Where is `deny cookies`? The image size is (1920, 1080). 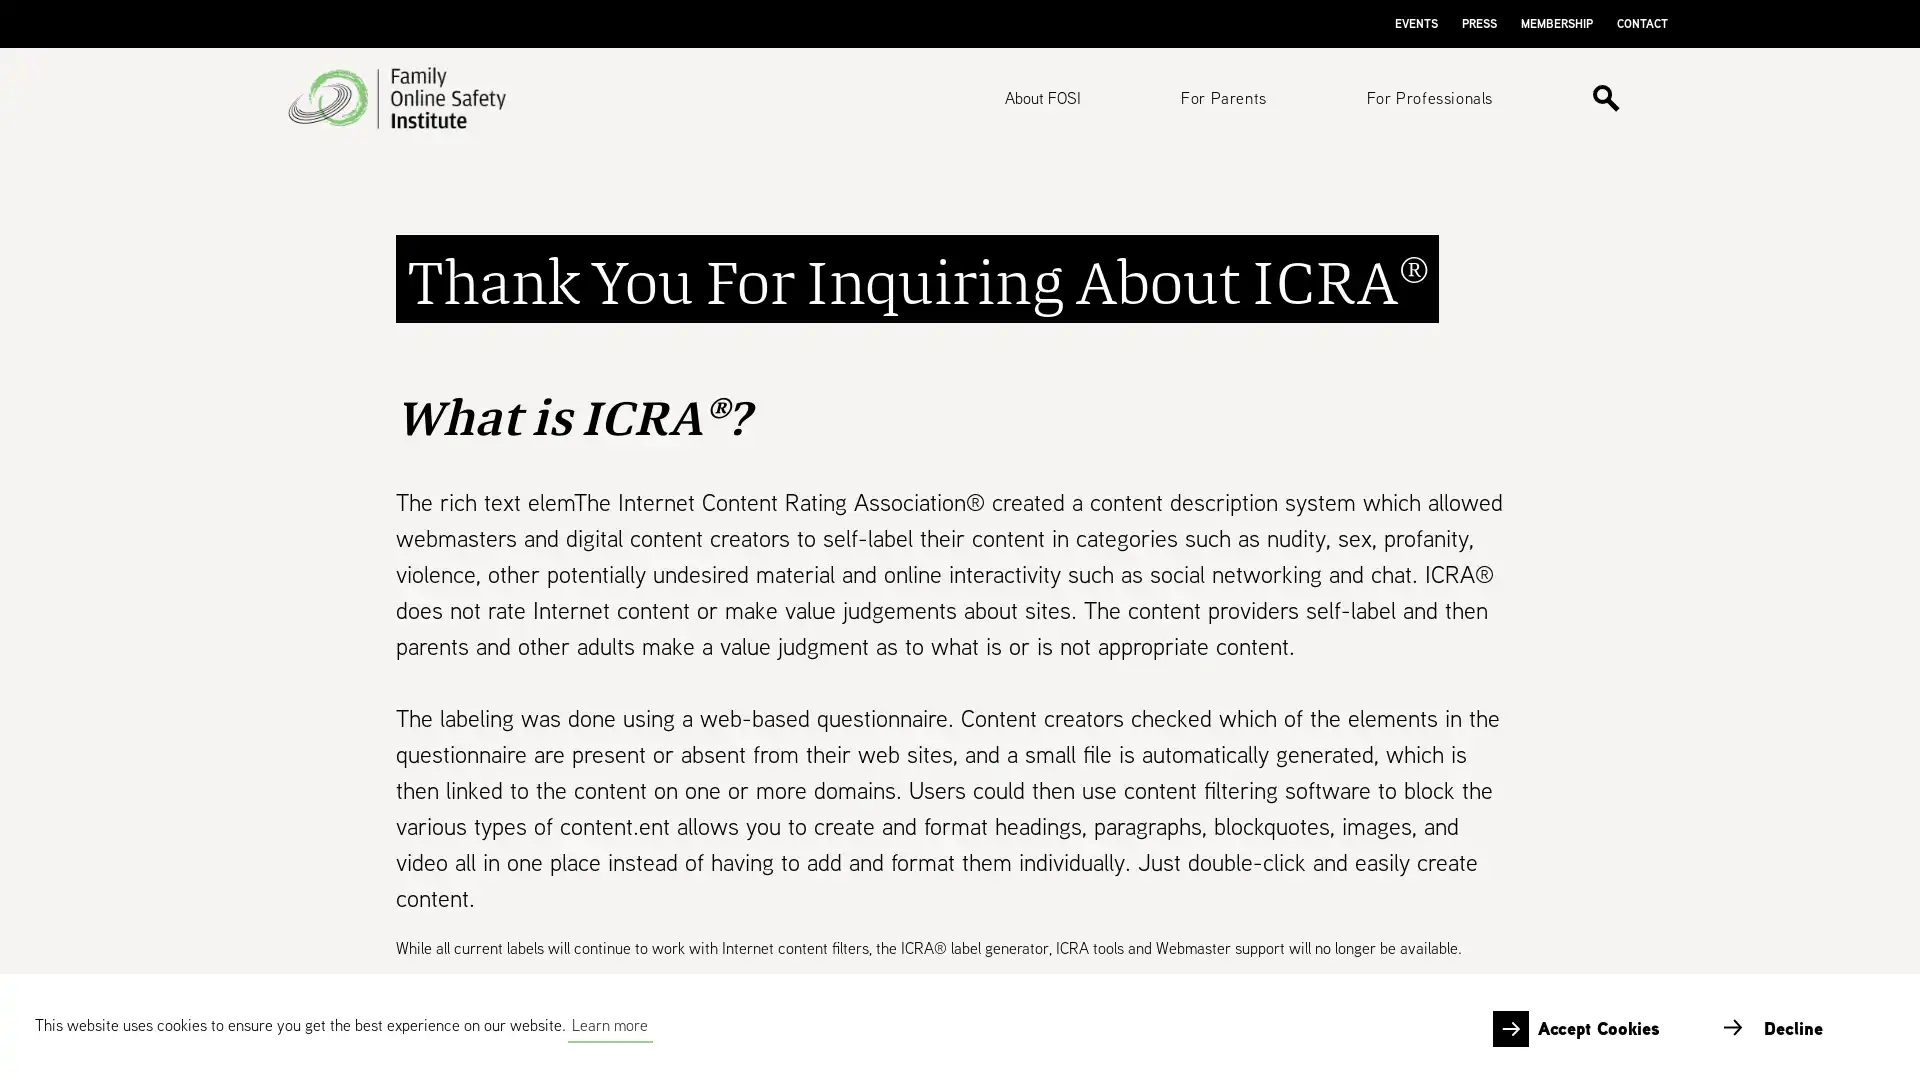
deny cookies is located at coordinates (1773, 1026).